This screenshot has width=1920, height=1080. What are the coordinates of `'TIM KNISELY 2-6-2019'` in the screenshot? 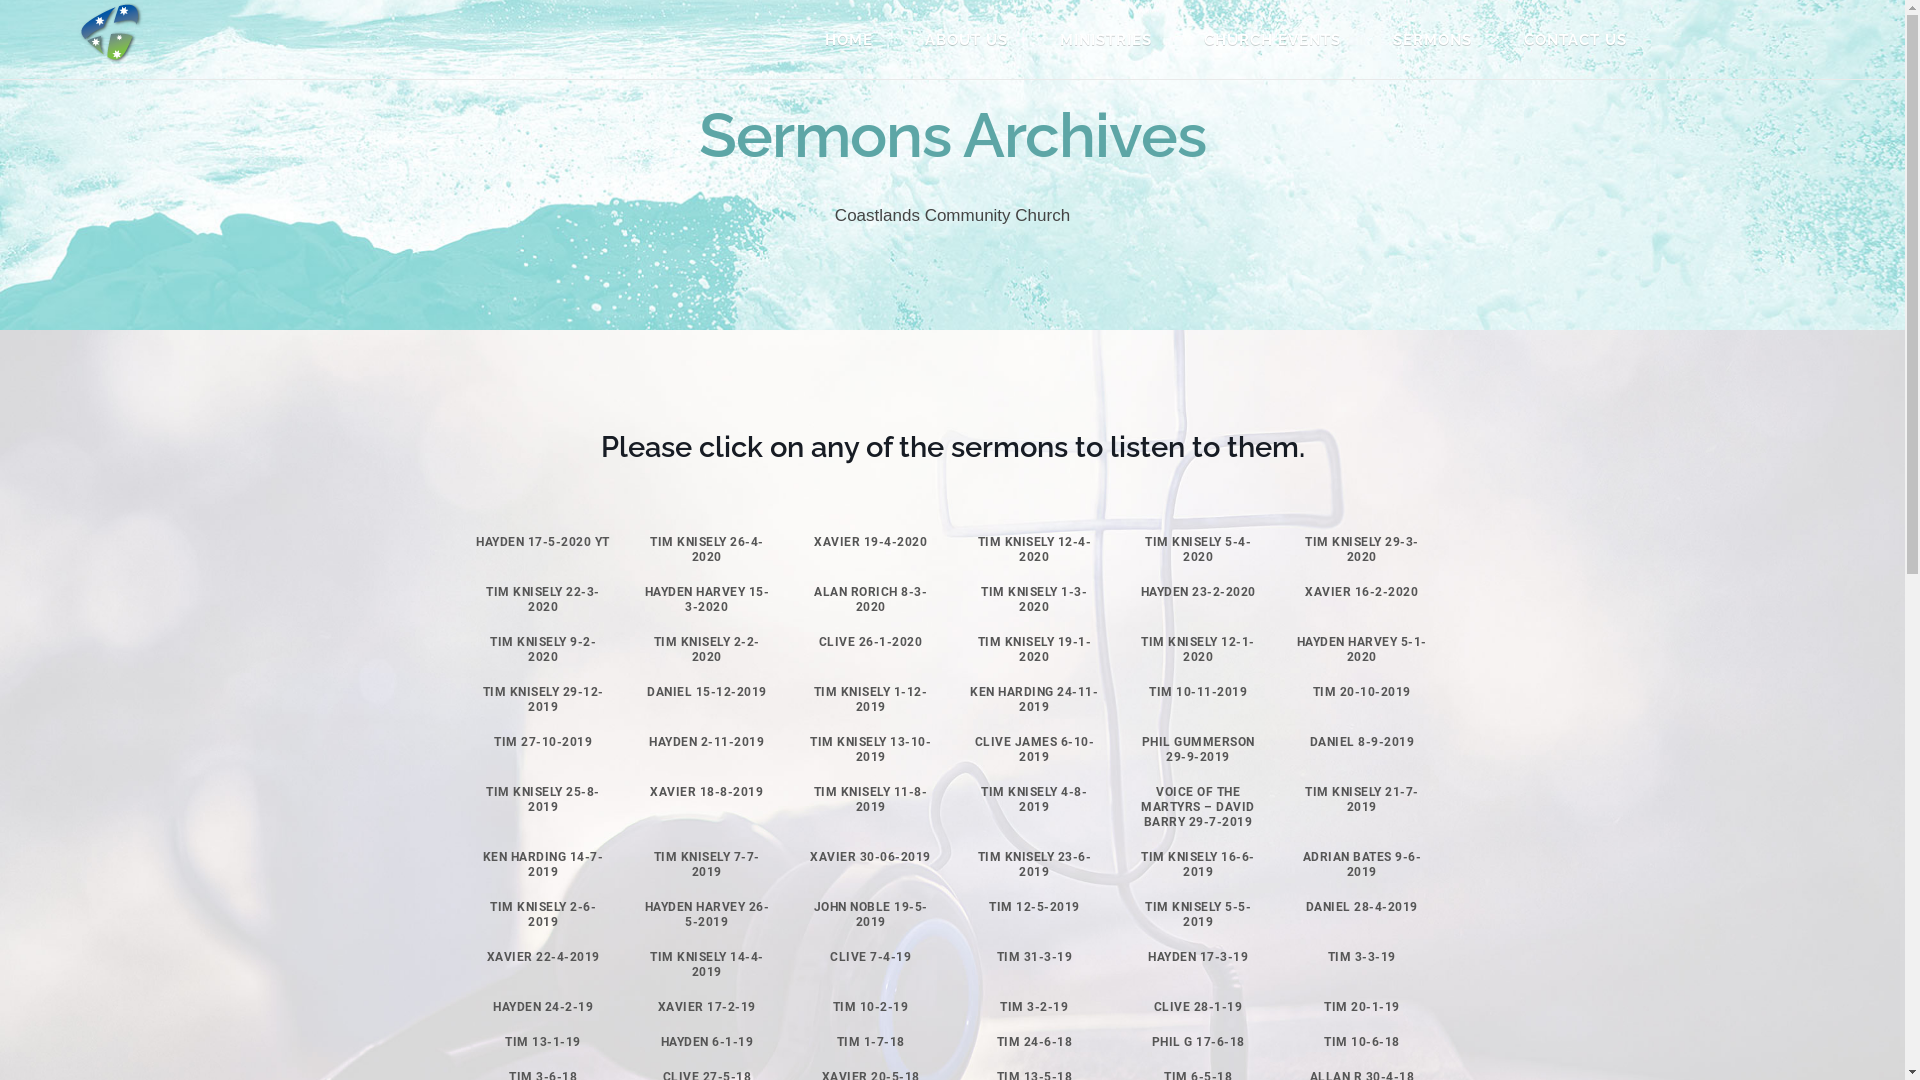 It's located at (542, 914).